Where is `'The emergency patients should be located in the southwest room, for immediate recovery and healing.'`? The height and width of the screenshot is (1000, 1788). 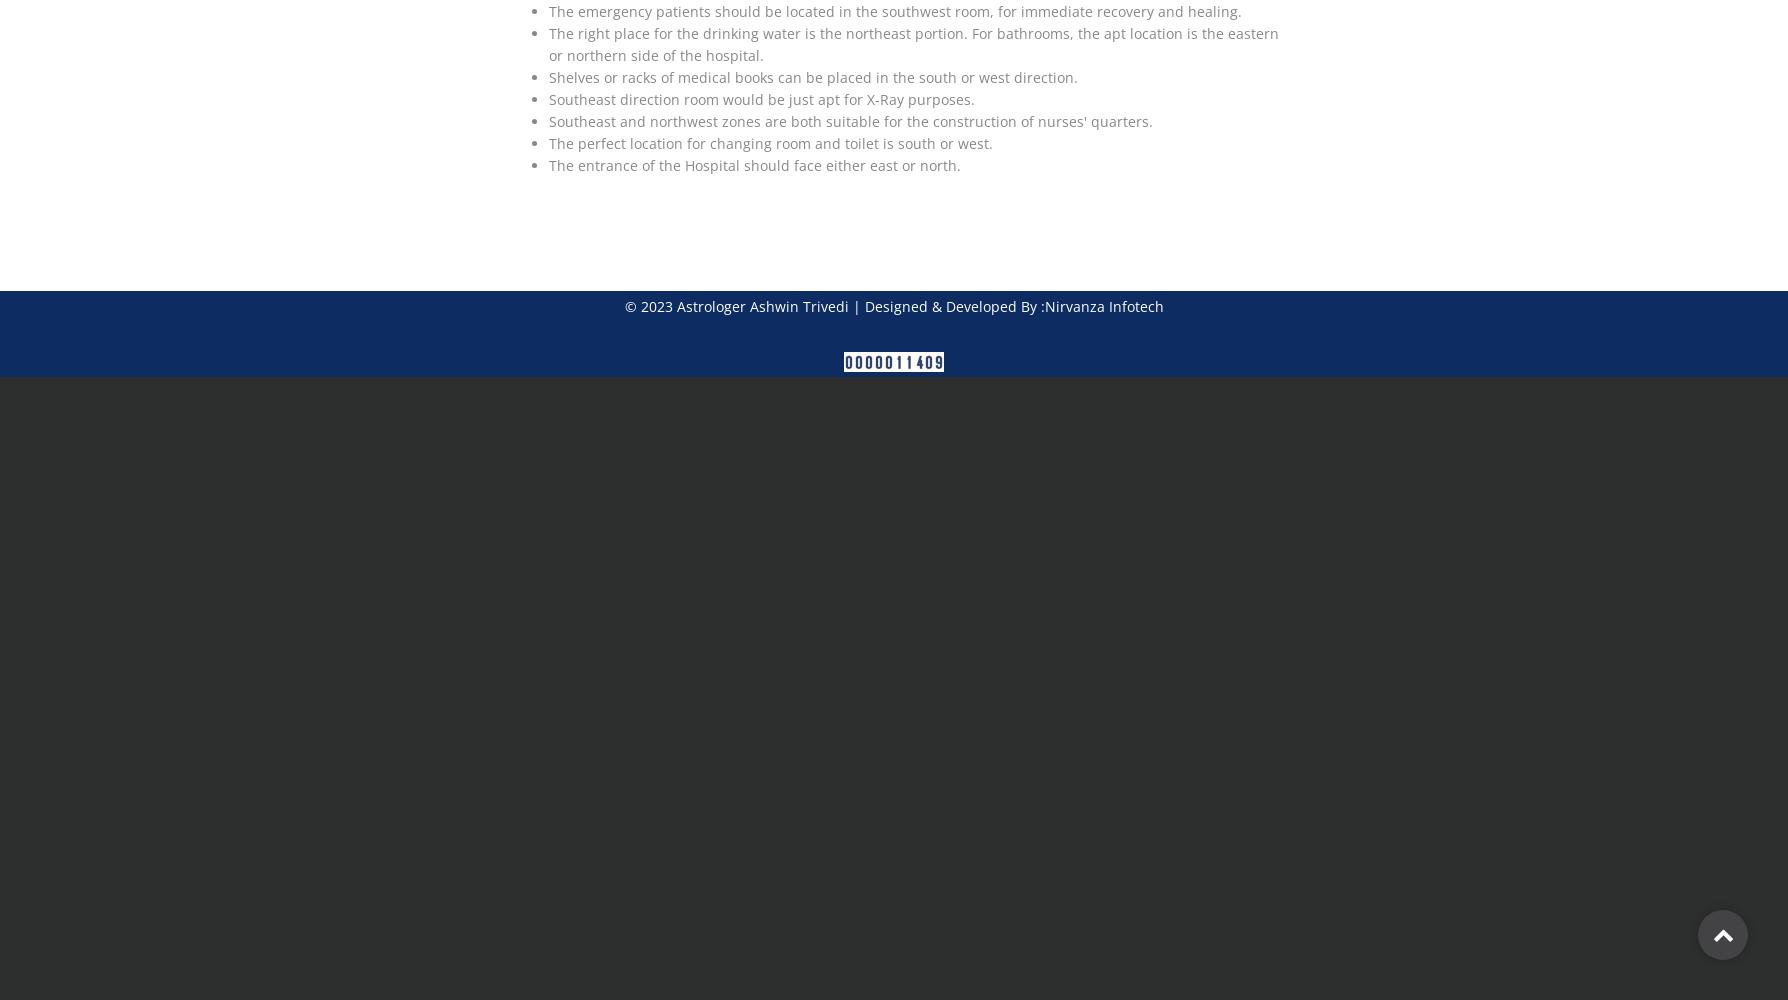
'The emergency patients should be located in the southwest room, for immediate recovery and healing.' is located at coordinates (895, 11).